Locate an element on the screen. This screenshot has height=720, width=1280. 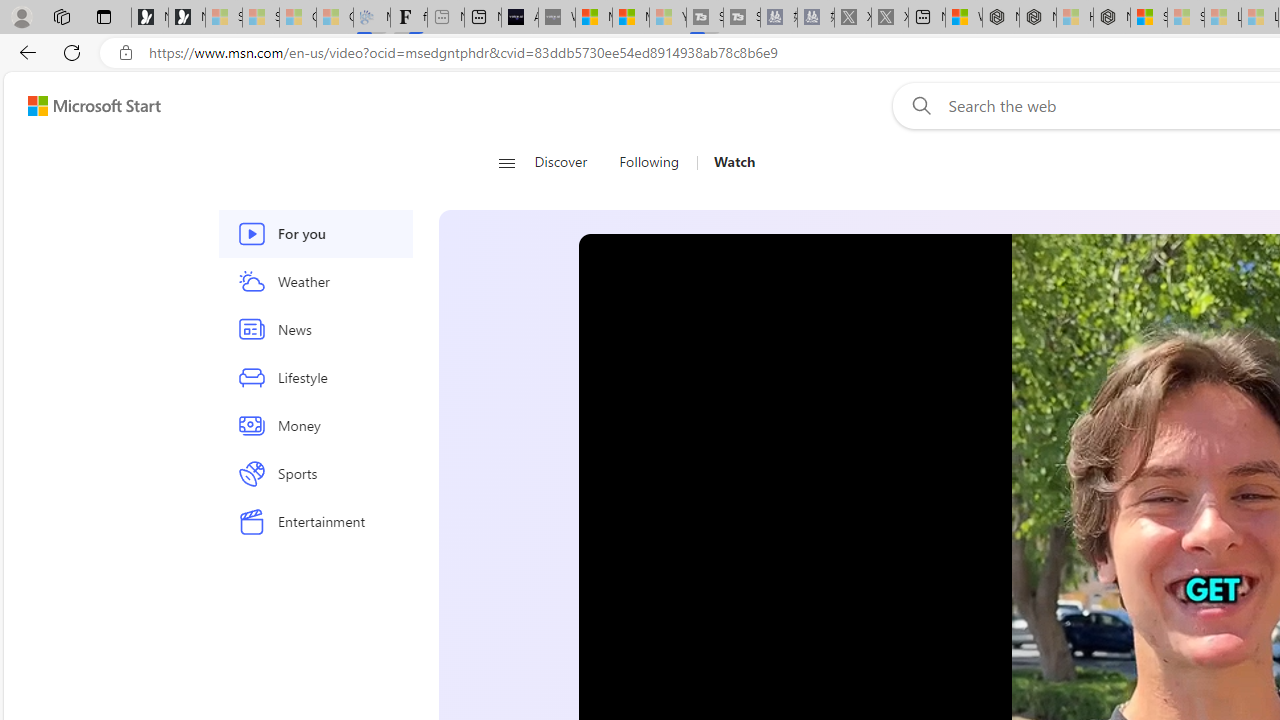
'X - Sleeping' is located at coordinates (888, 17).